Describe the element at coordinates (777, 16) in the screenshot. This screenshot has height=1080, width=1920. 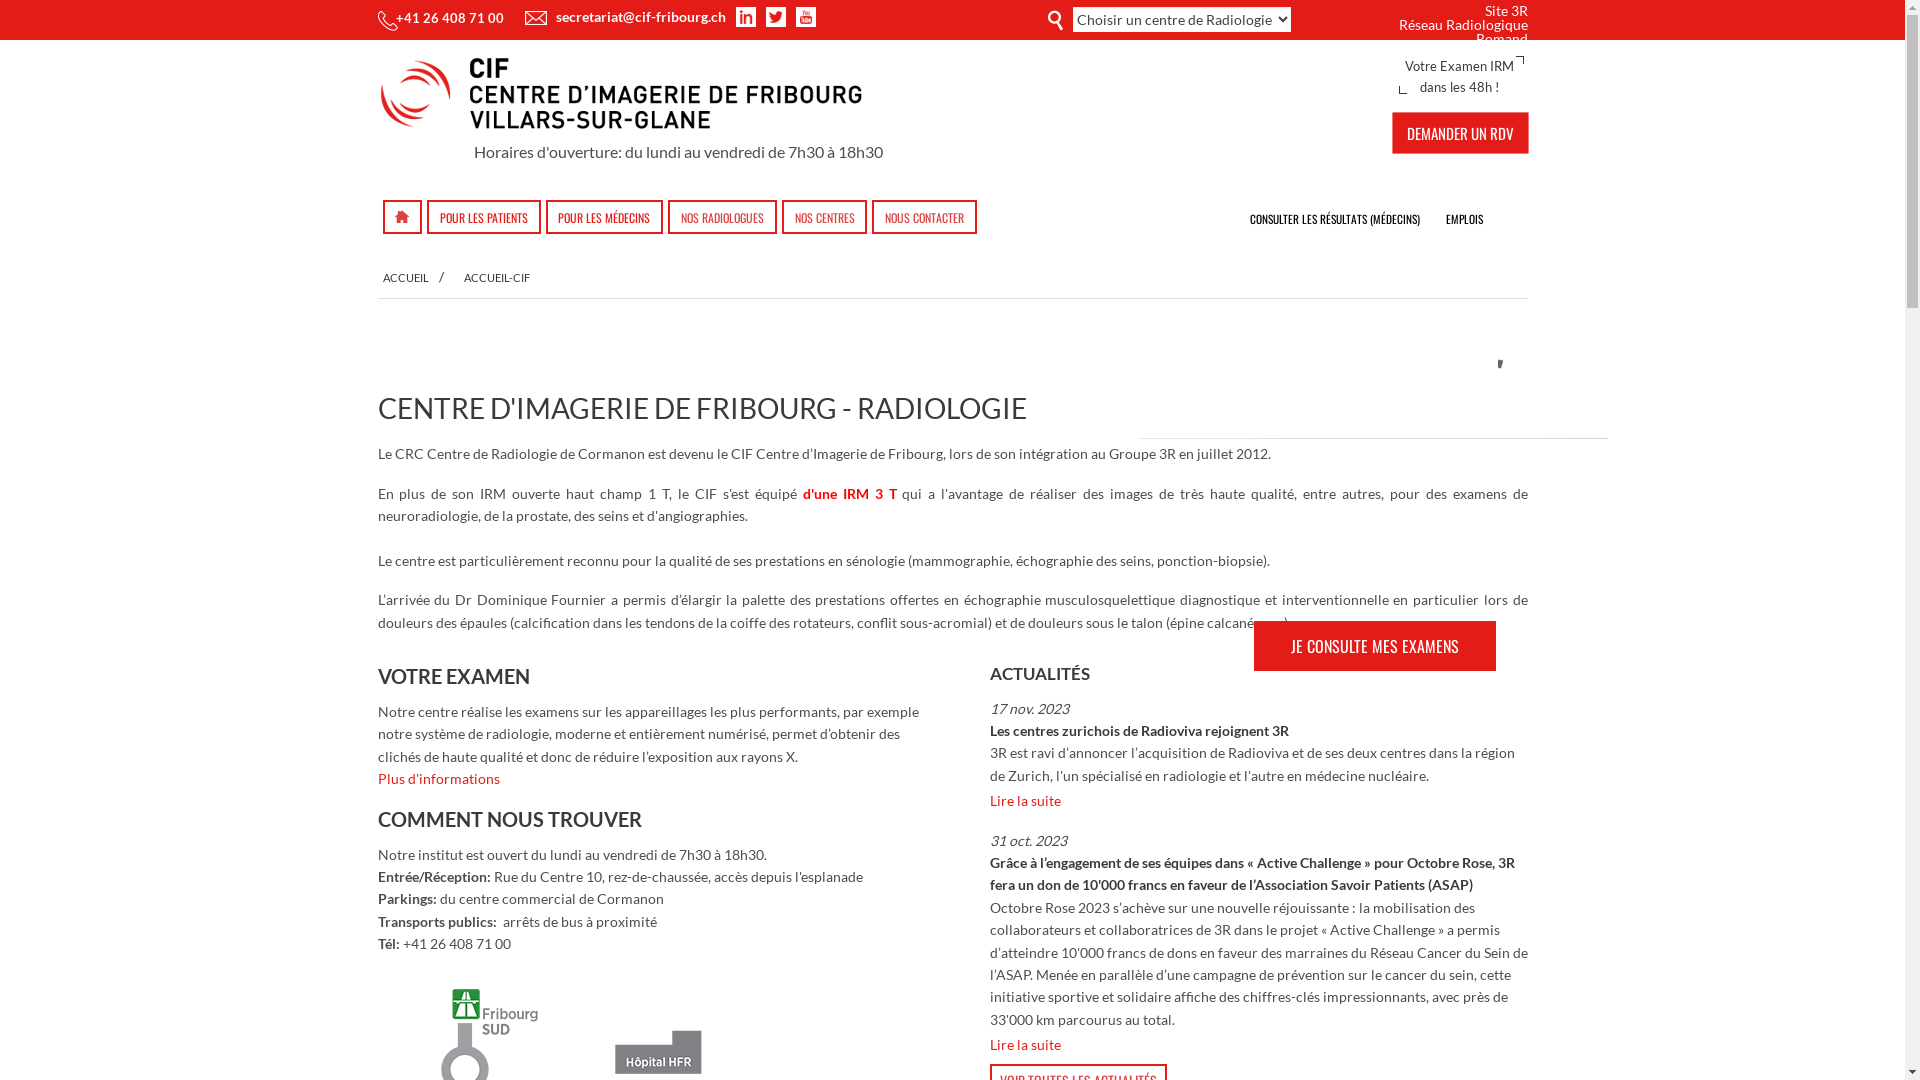
I see `'twitter'` at that location.